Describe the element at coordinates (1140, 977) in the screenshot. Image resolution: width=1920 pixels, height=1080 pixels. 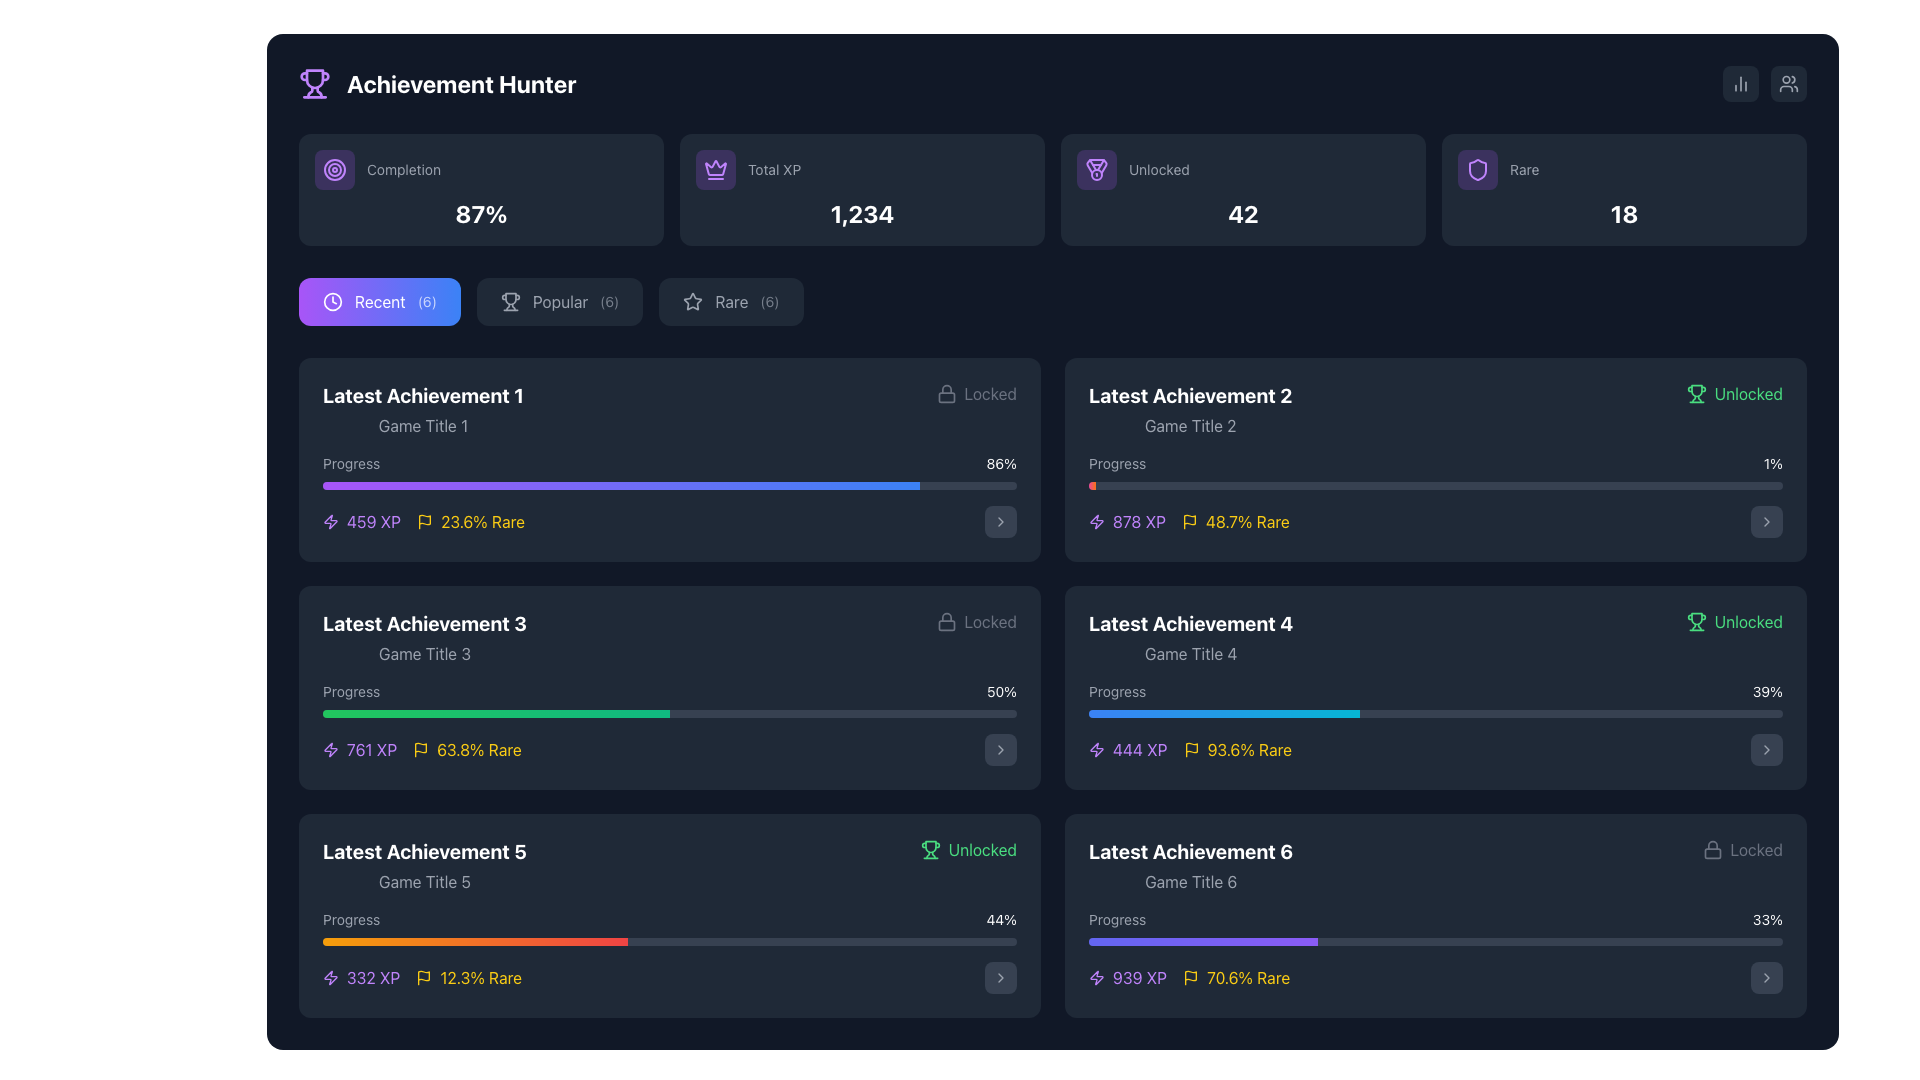
I see `the XP display Text Label for 'Latest Achievement 6' to check for tooltip information` at that location.